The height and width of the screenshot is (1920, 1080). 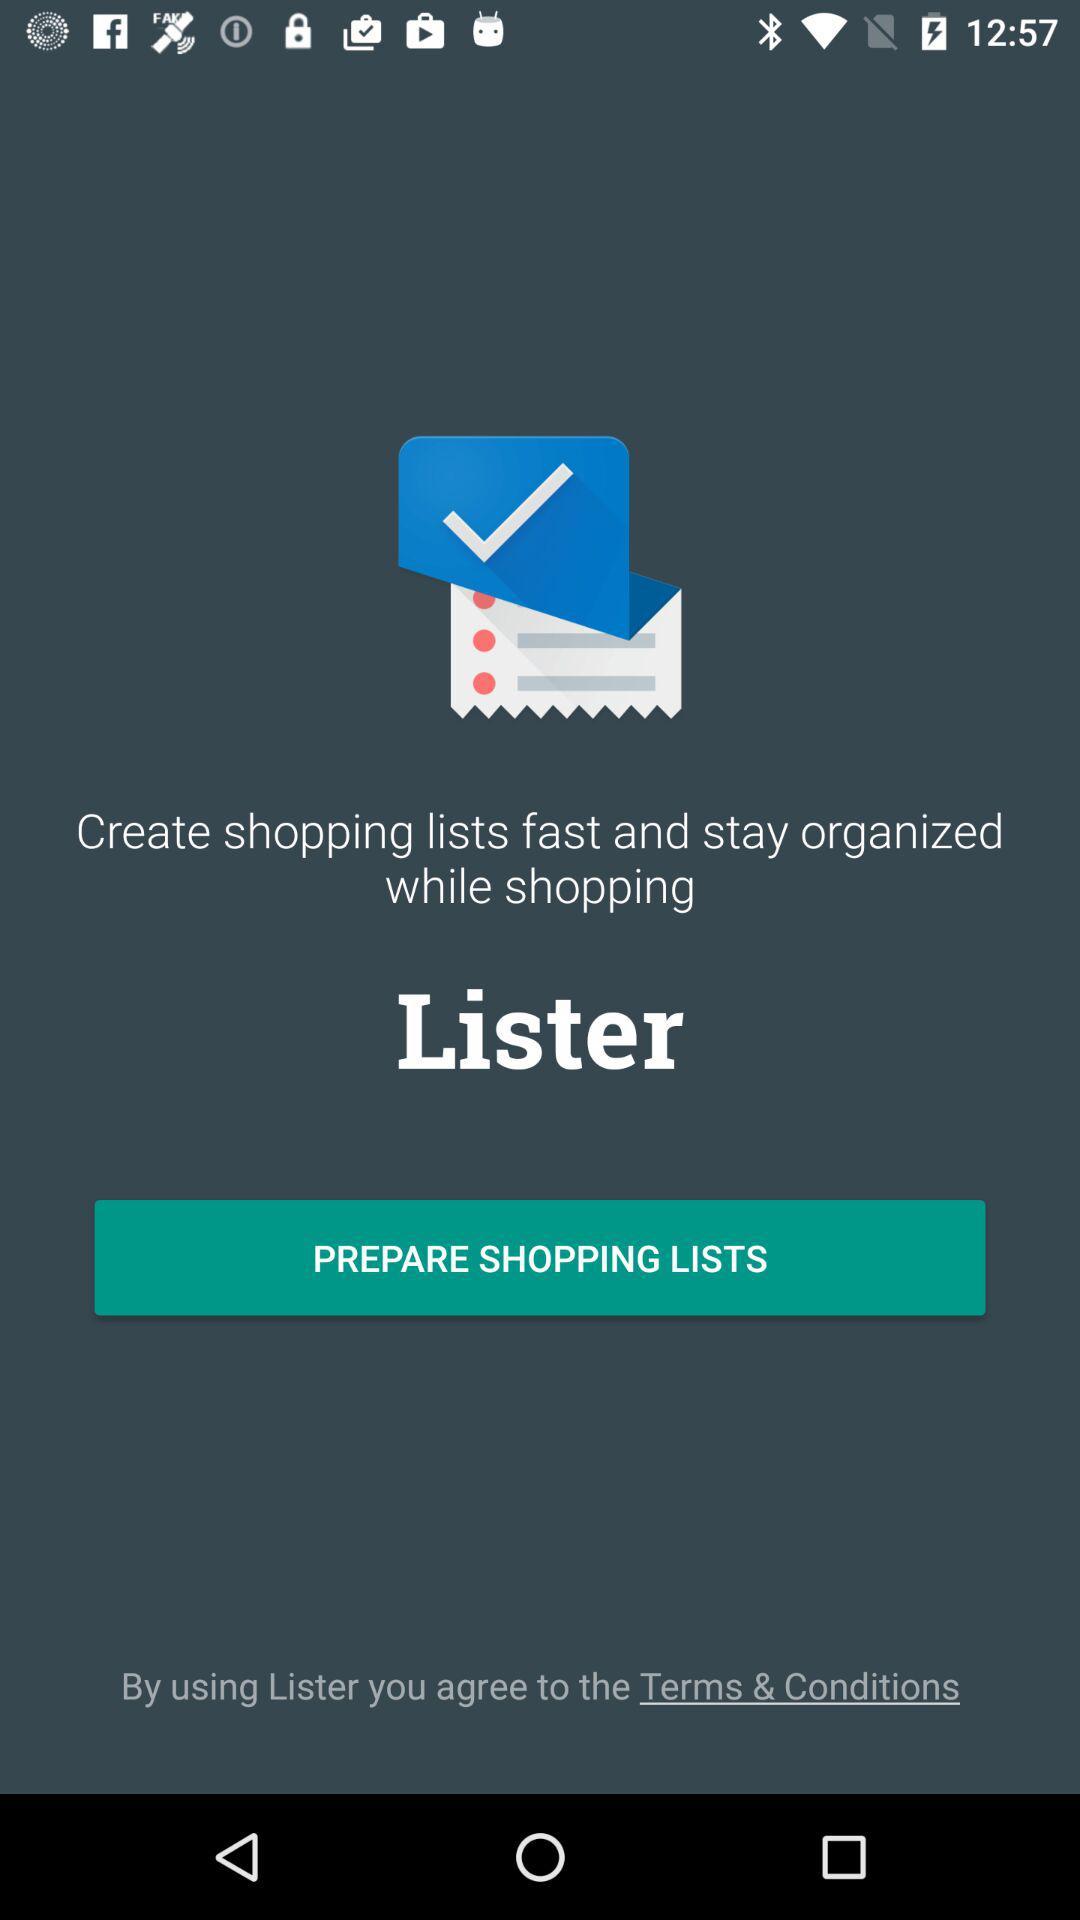 What do you see at coordinates (540, 1684) in the screenshot?
I see `the by using lister item` at bounding box center [540, 1684].